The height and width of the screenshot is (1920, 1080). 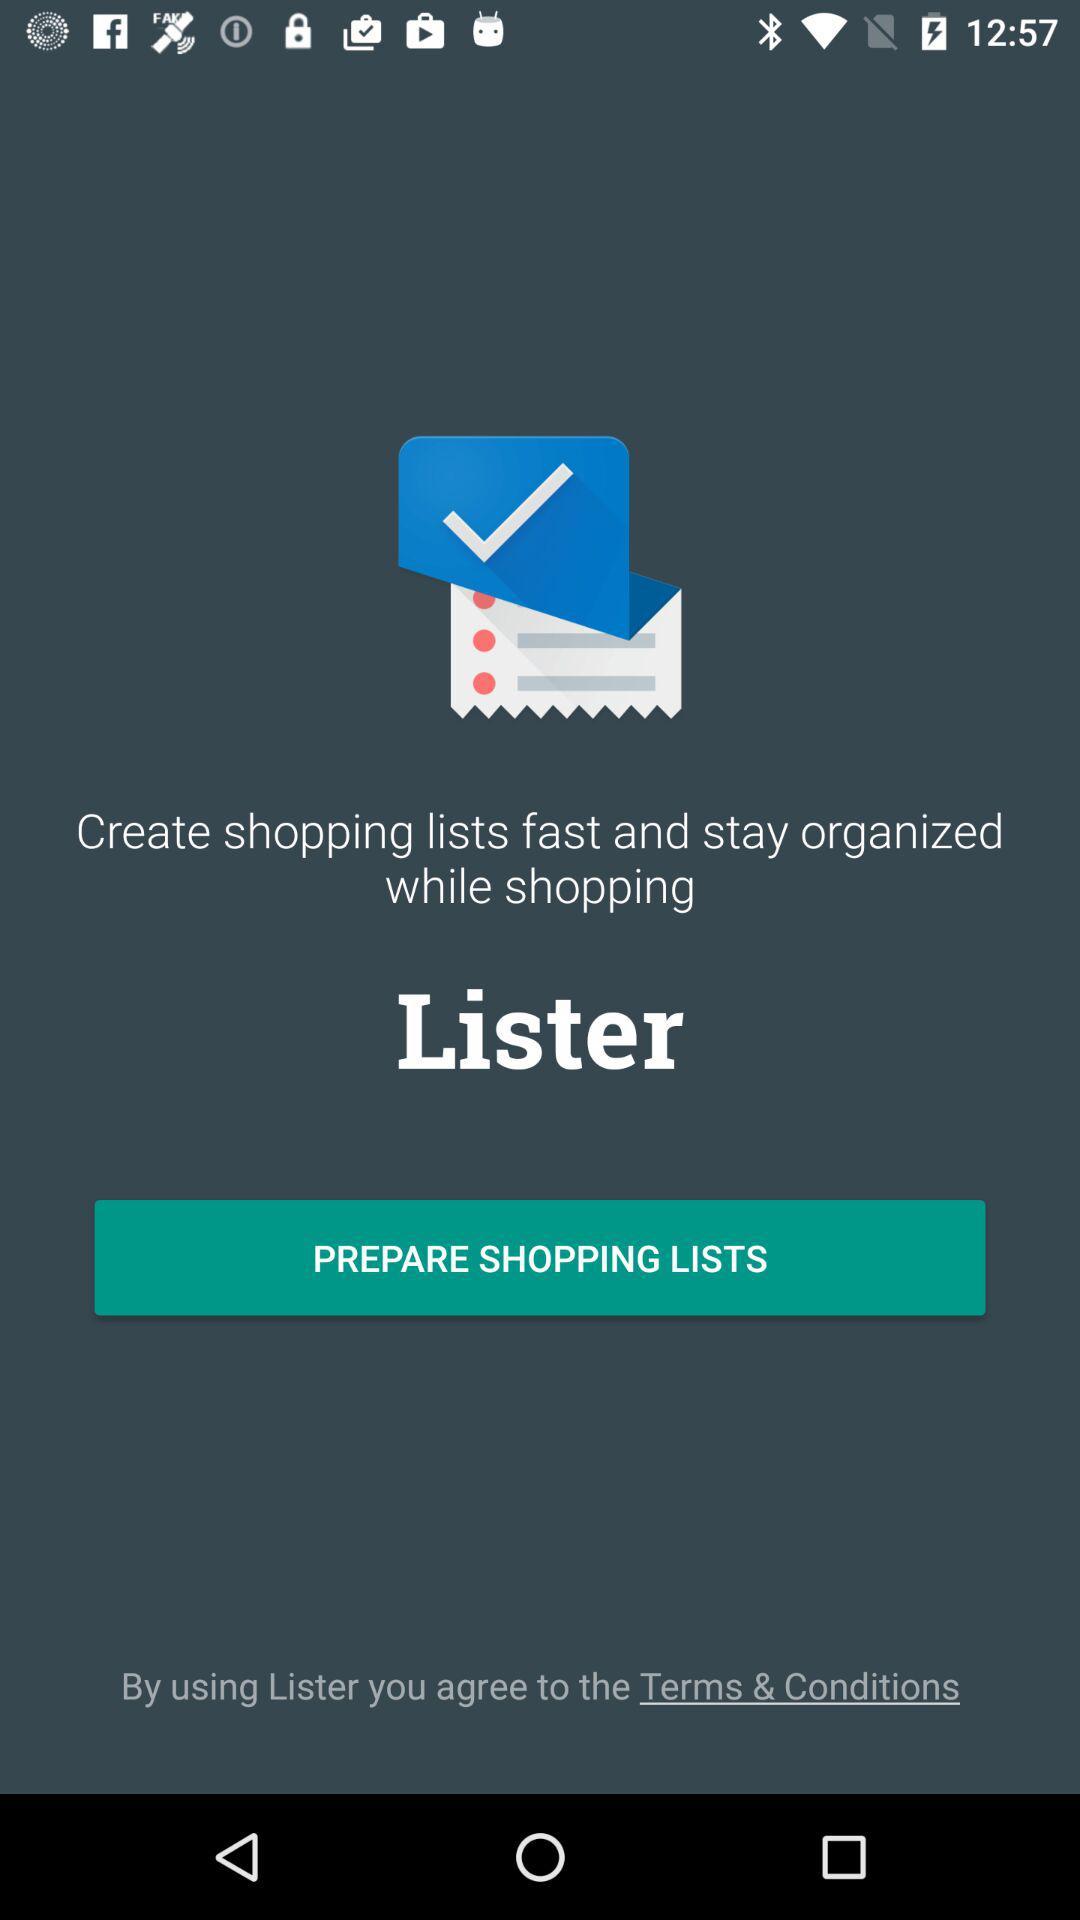 What do you see at coordinates (540, 1684) in the screenshot?
I see `the by using lister item` at bounding box center [540, 1684].